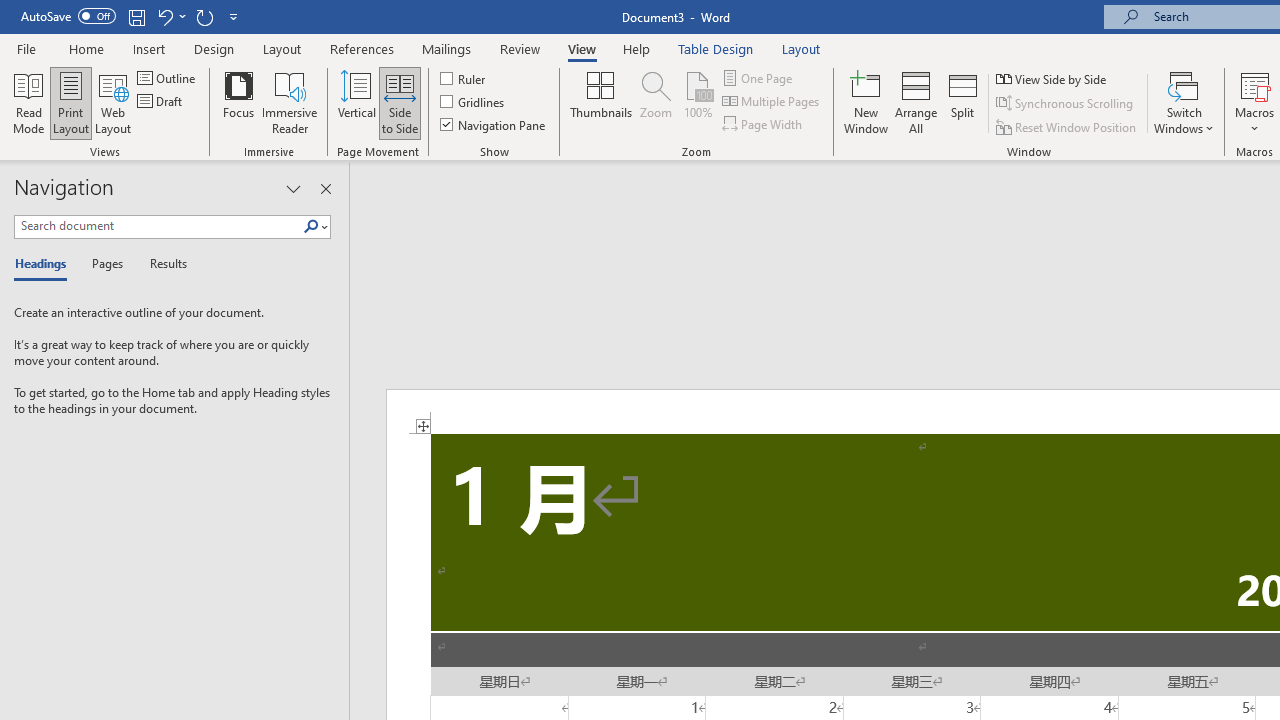 The width and height of the screenshot is (1280, 720). I want to click on 'Repeat Doc Close', so click(204, 16).